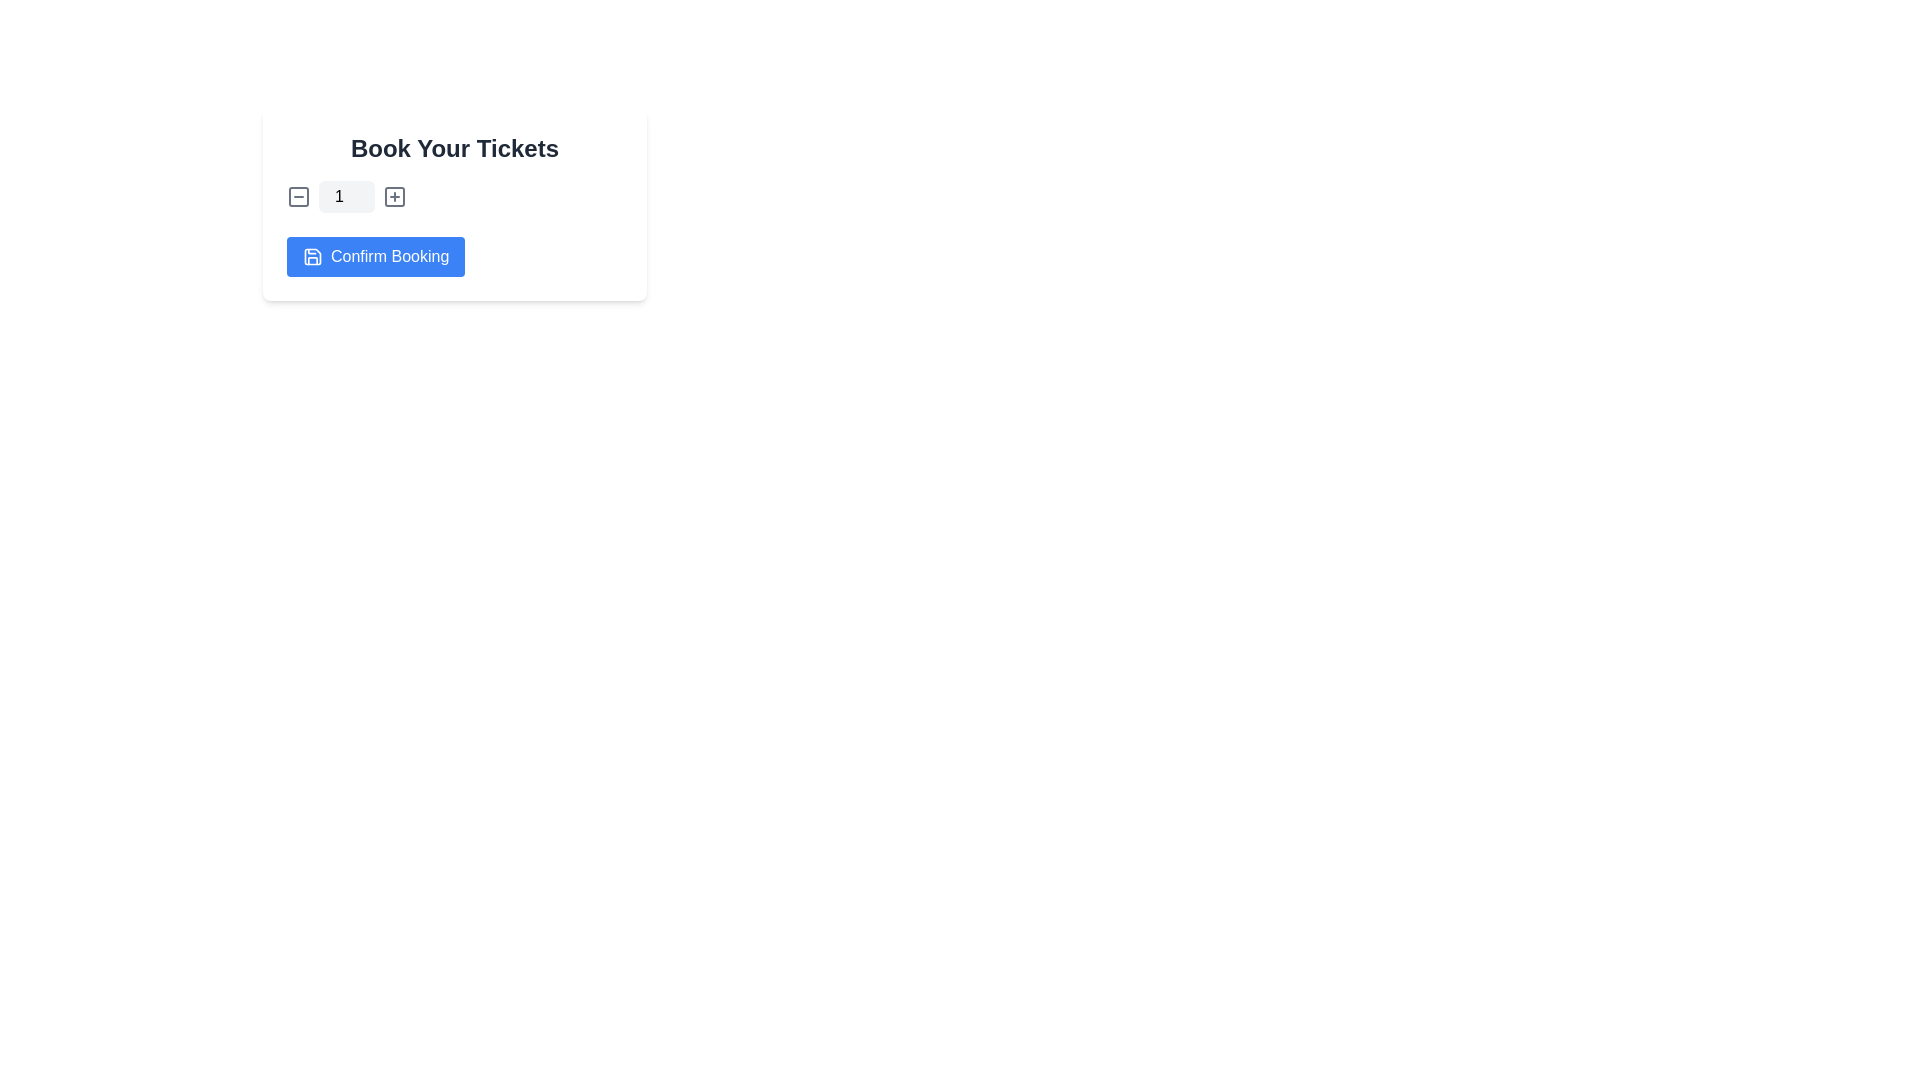  What do you see at coordinates (311, 256) in the screenshot?
I see `the floppy disk icon located on the left side of the 'Confirm Booking' button` at bounding box center [311, 256].